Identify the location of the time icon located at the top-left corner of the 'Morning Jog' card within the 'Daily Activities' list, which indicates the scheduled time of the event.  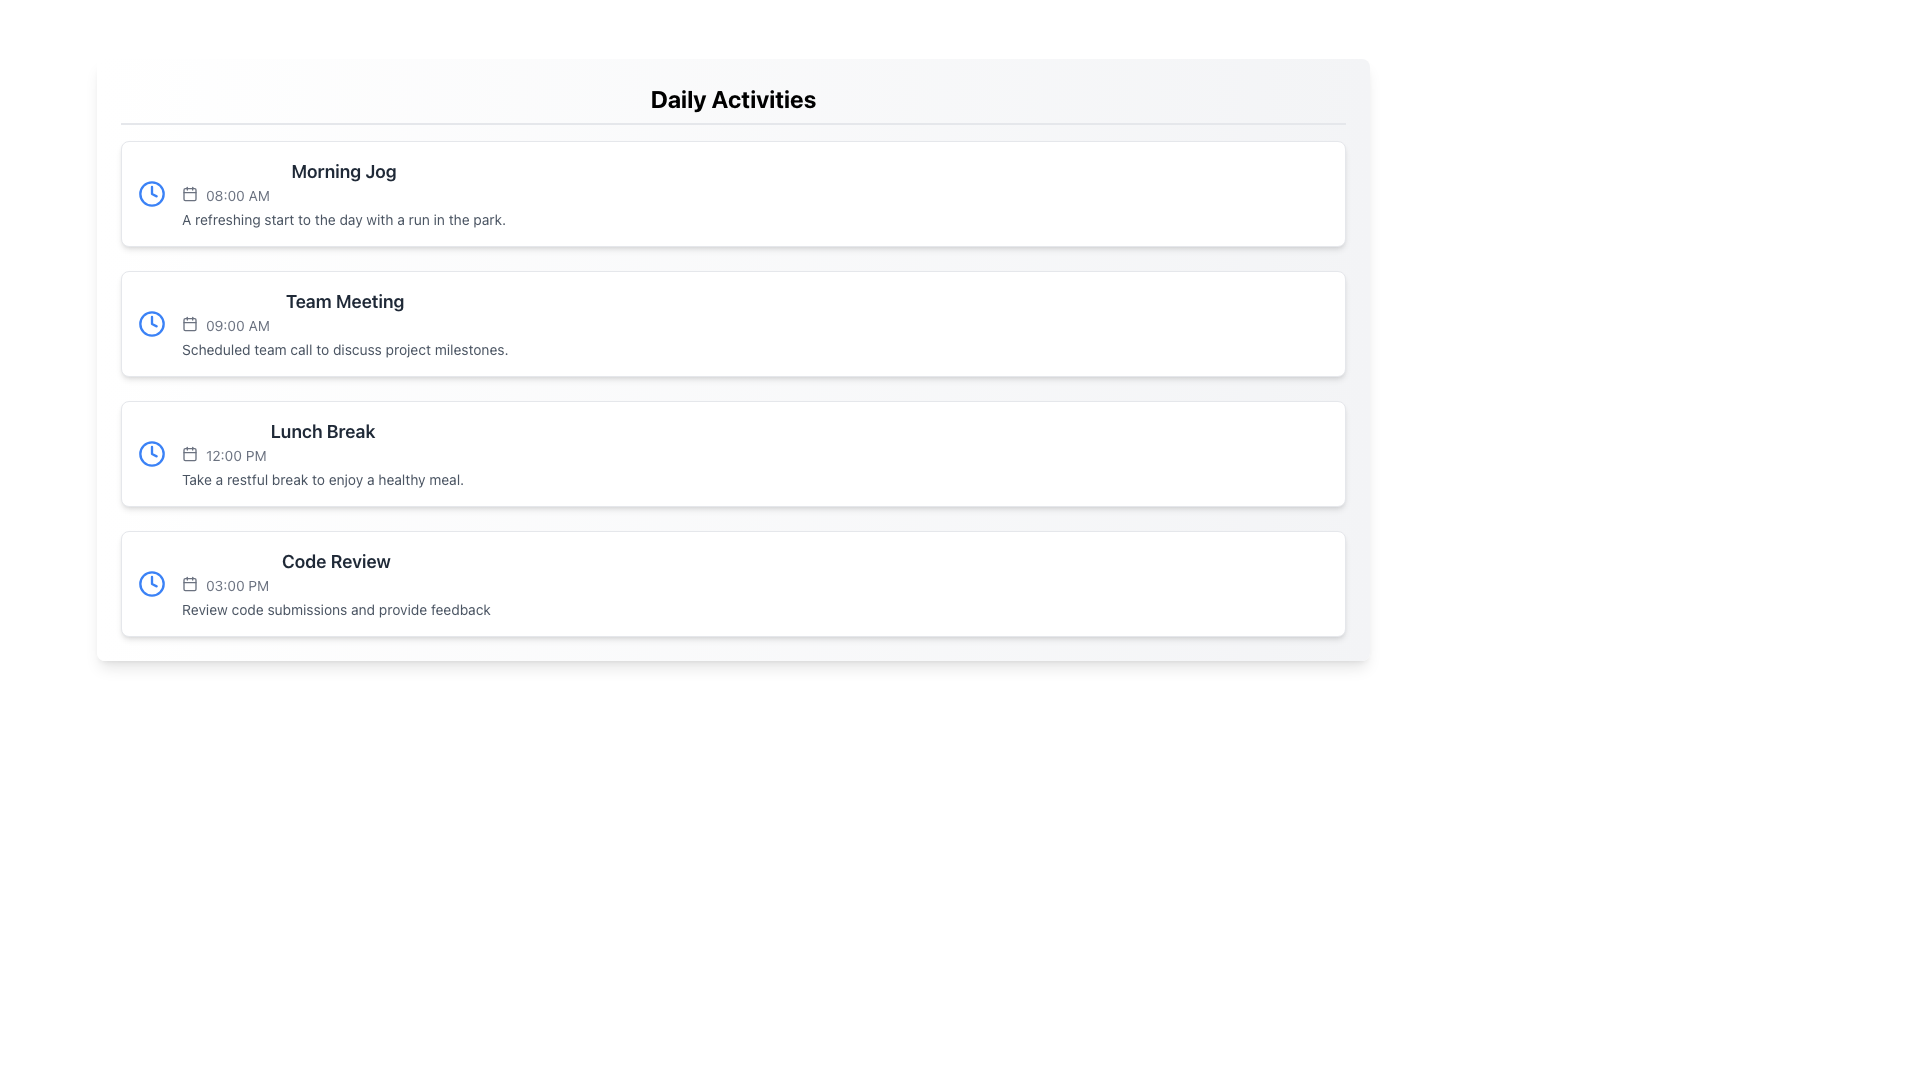
(151, 193).